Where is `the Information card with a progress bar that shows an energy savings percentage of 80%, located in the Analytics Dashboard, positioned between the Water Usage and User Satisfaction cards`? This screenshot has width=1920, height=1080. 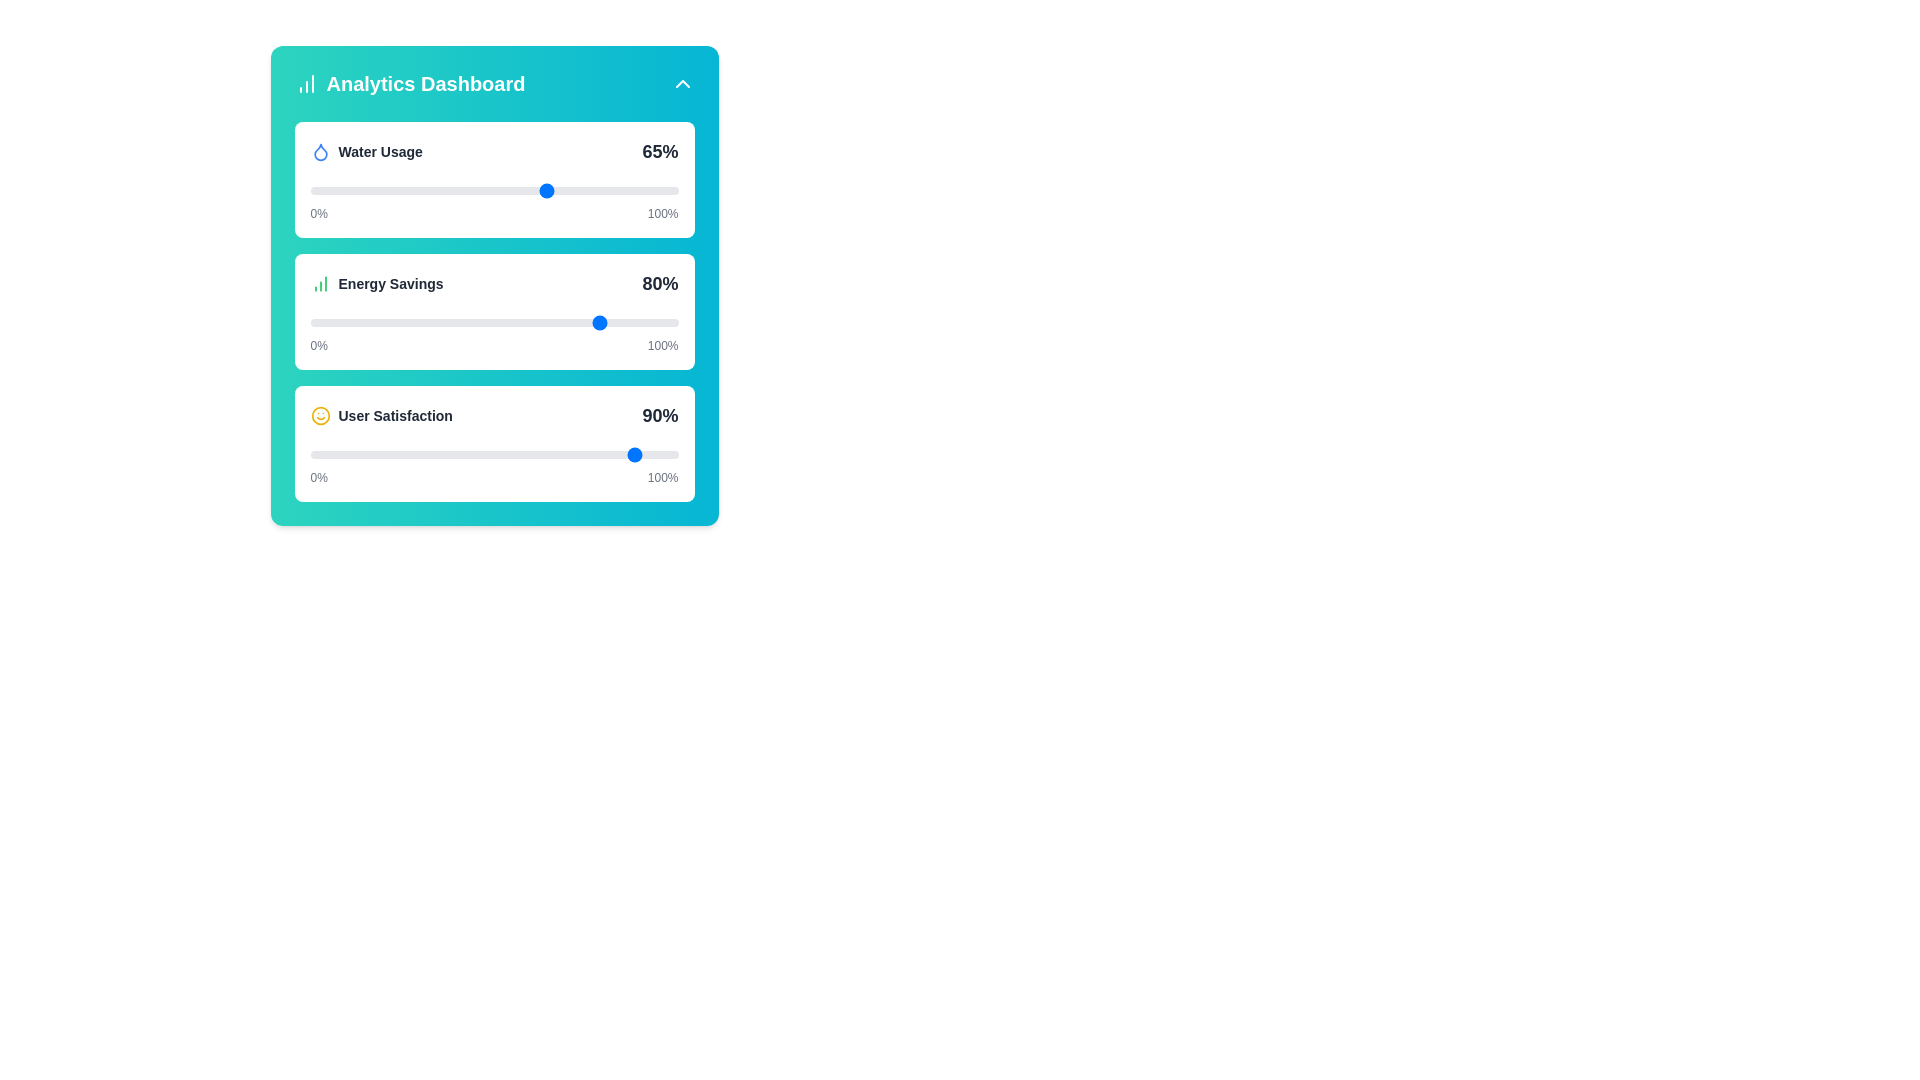 the Information card with a progress bar that shows an energy savings percentage of 80%, located in the Analytics Dashboard, positioned between the Water Usage and User Satisfaction cards is located at coordinates (494, 312).